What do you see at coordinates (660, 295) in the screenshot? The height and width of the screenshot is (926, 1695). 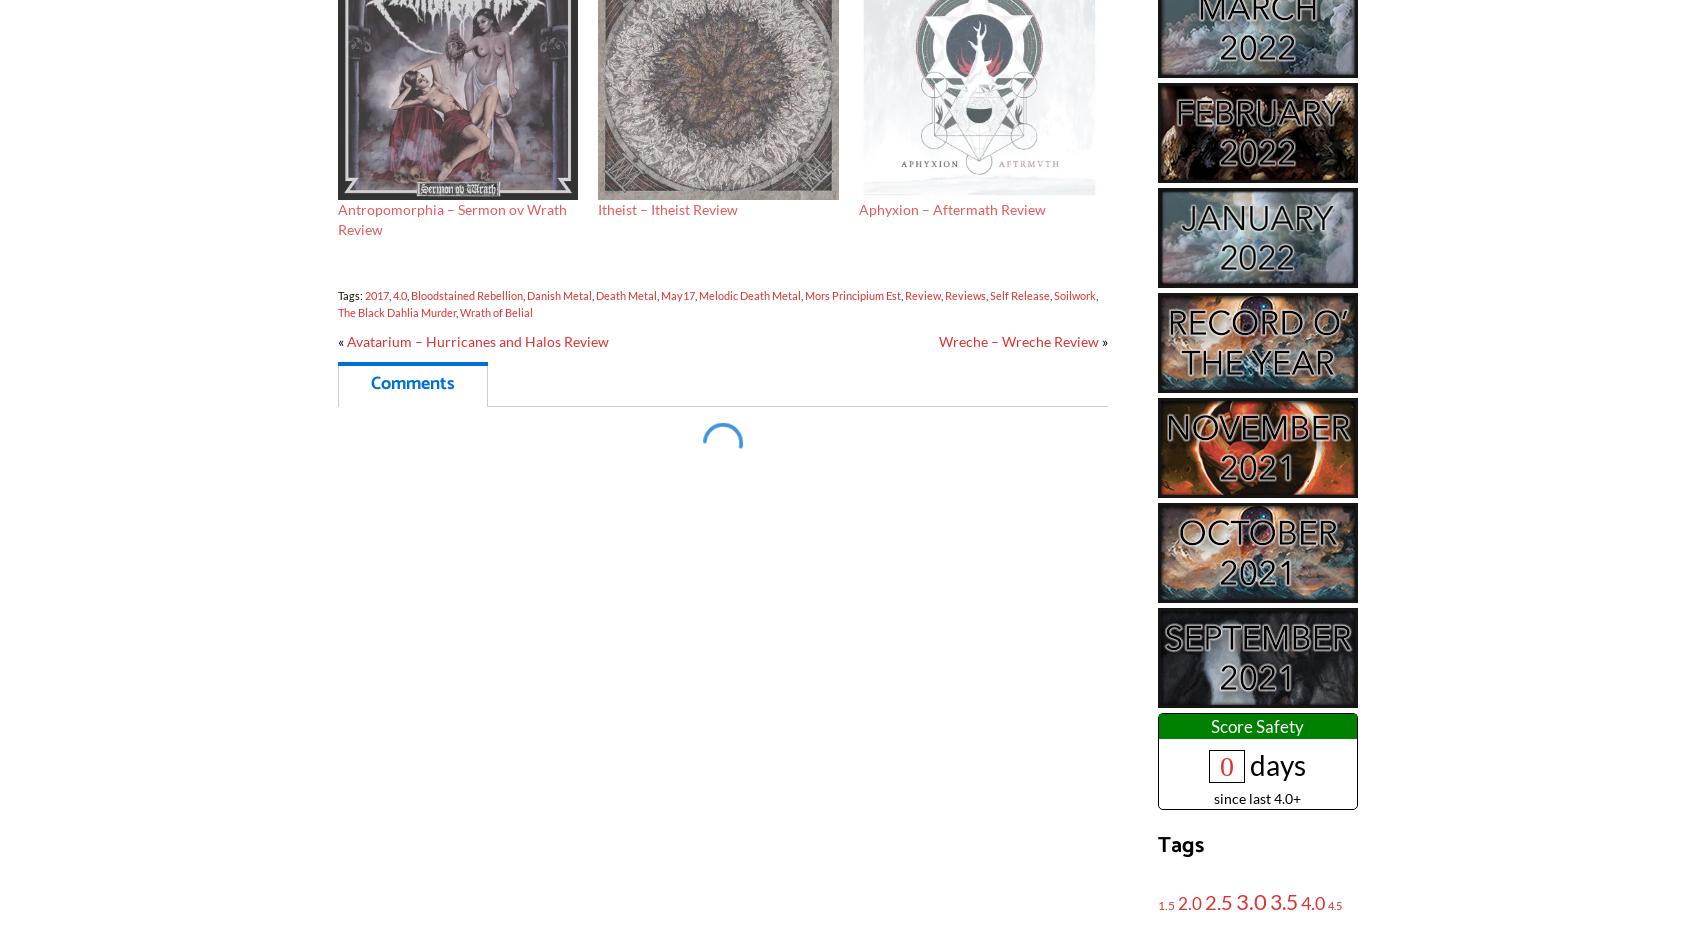 I see `'May17'` at bounding box center [660, 295].